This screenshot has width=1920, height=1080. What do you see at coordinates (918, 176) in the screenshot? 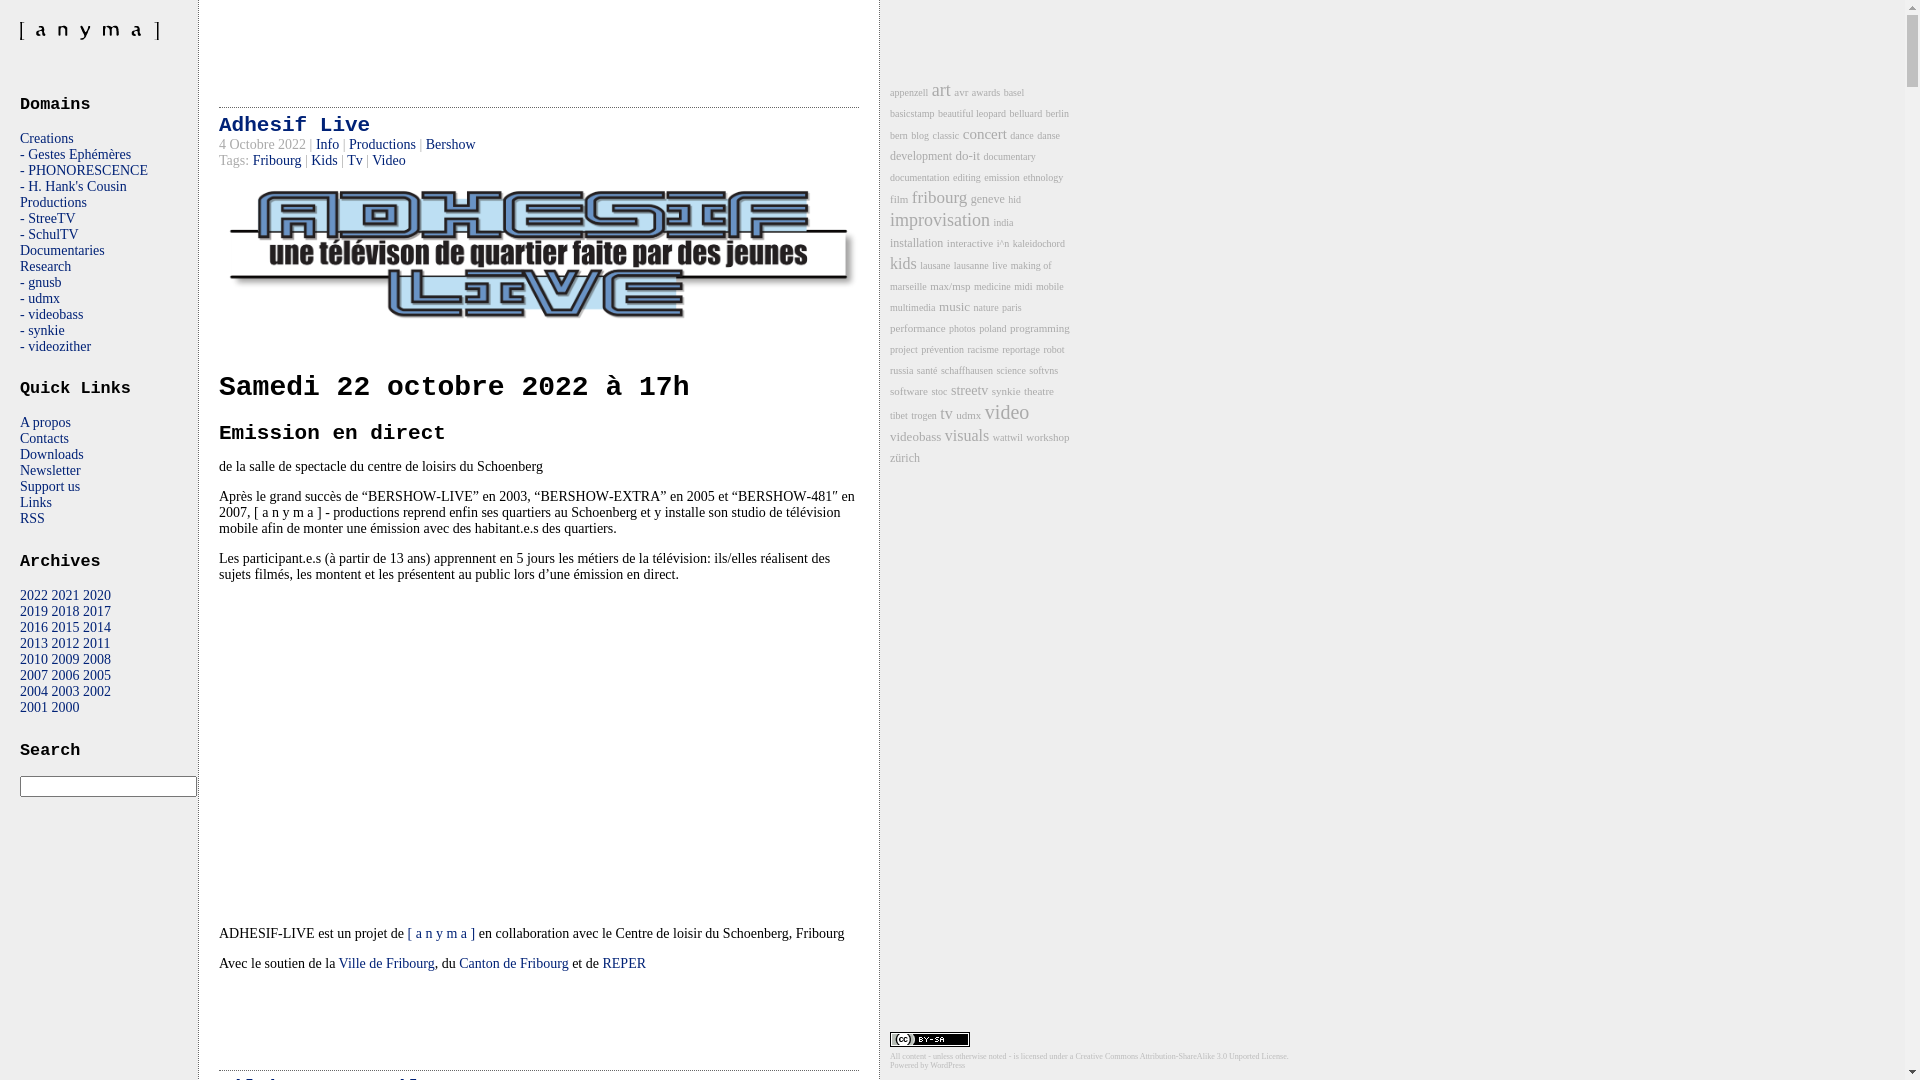
I see `'documentation'` at bounding box center [918, 176].